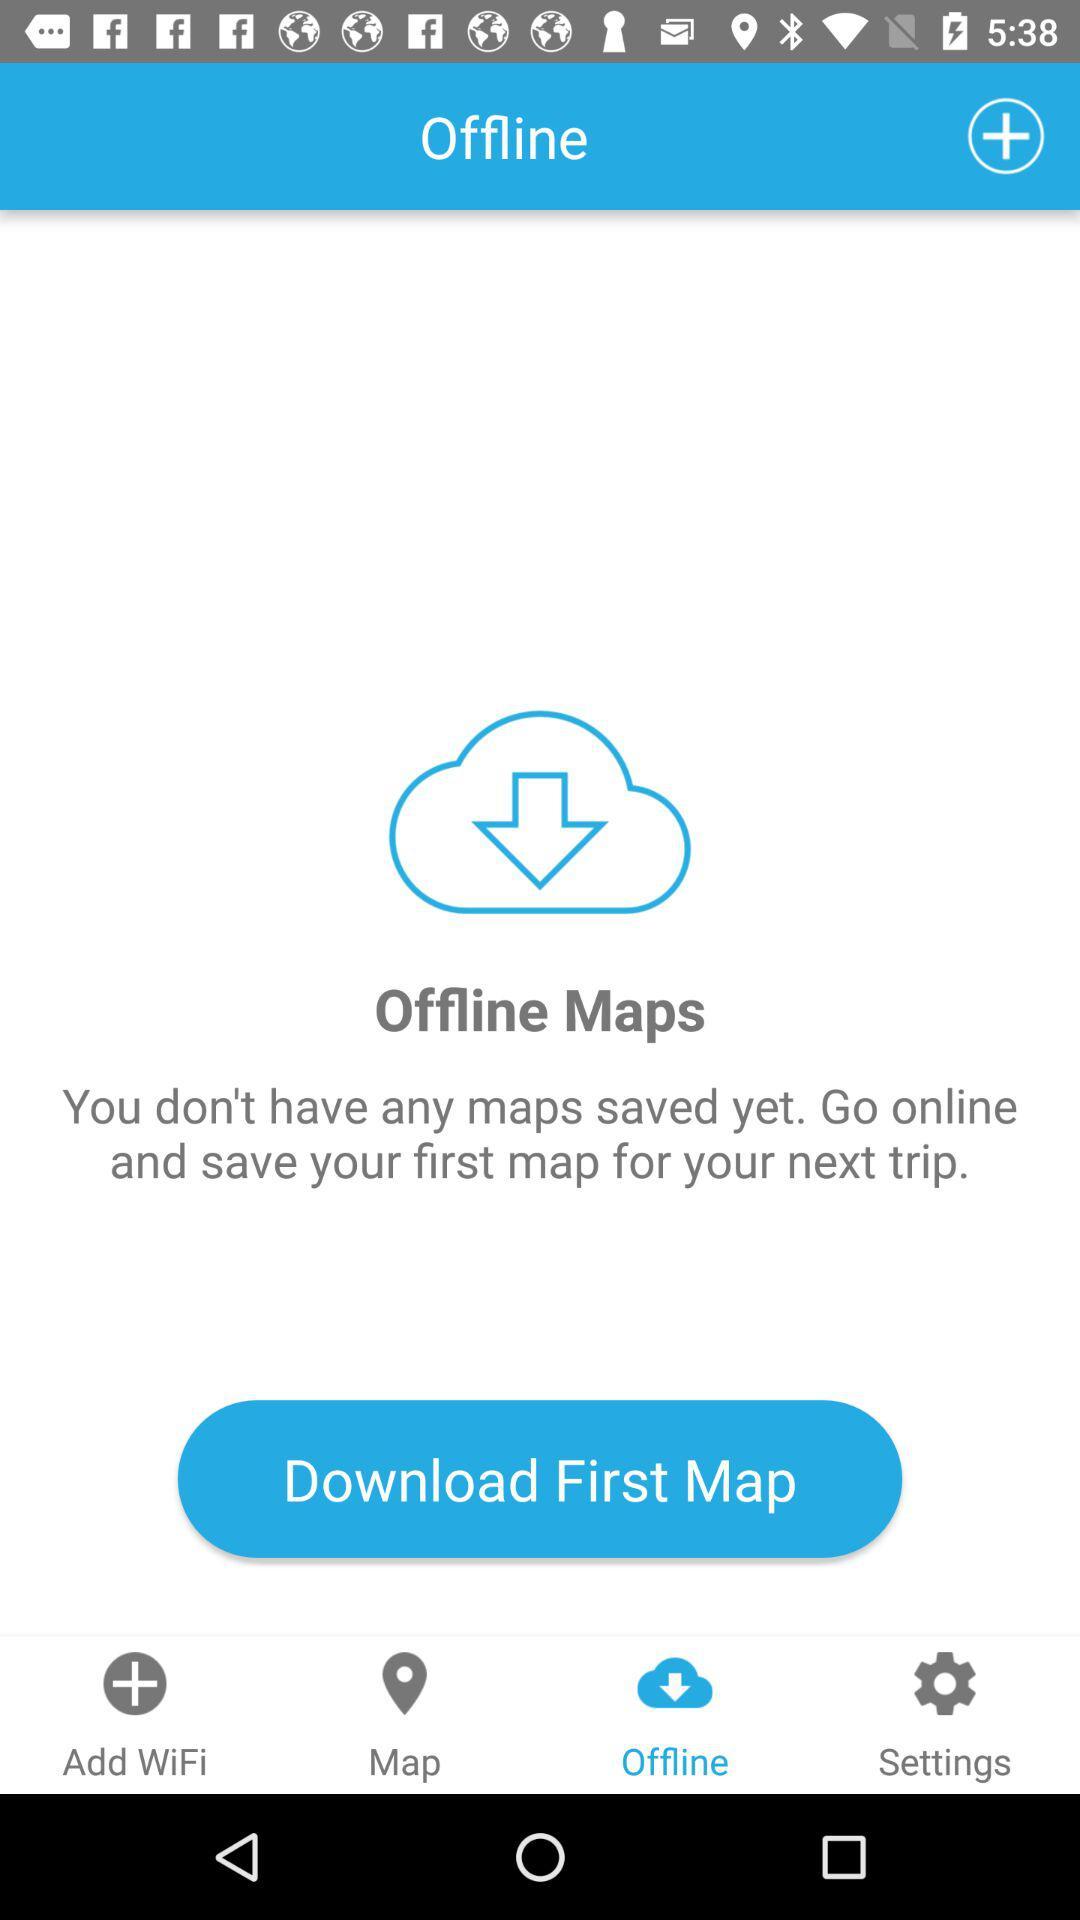  I want to click on the text left side to the icon plus, so click(503, 135).